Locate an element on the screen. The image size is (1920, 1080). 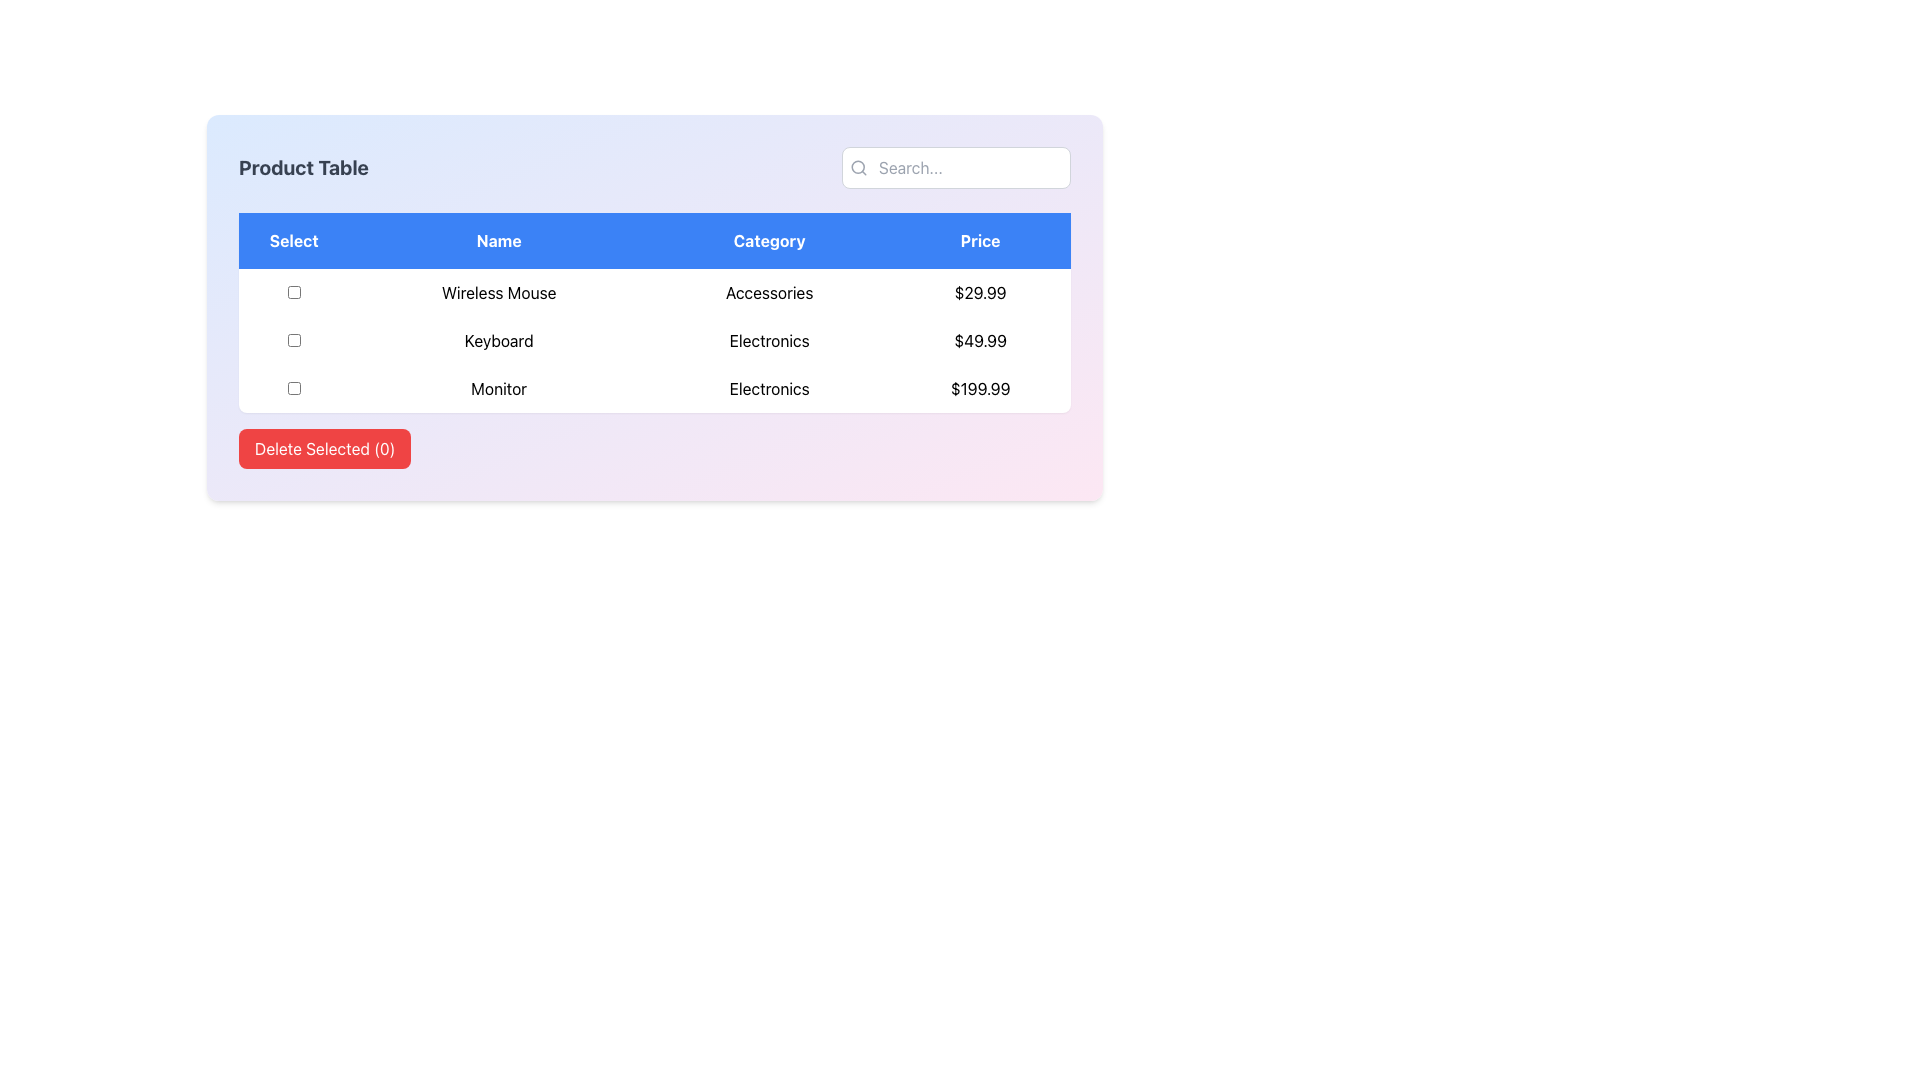
the checkbox for 'Keyboard' is located at coordinates (292, 338).